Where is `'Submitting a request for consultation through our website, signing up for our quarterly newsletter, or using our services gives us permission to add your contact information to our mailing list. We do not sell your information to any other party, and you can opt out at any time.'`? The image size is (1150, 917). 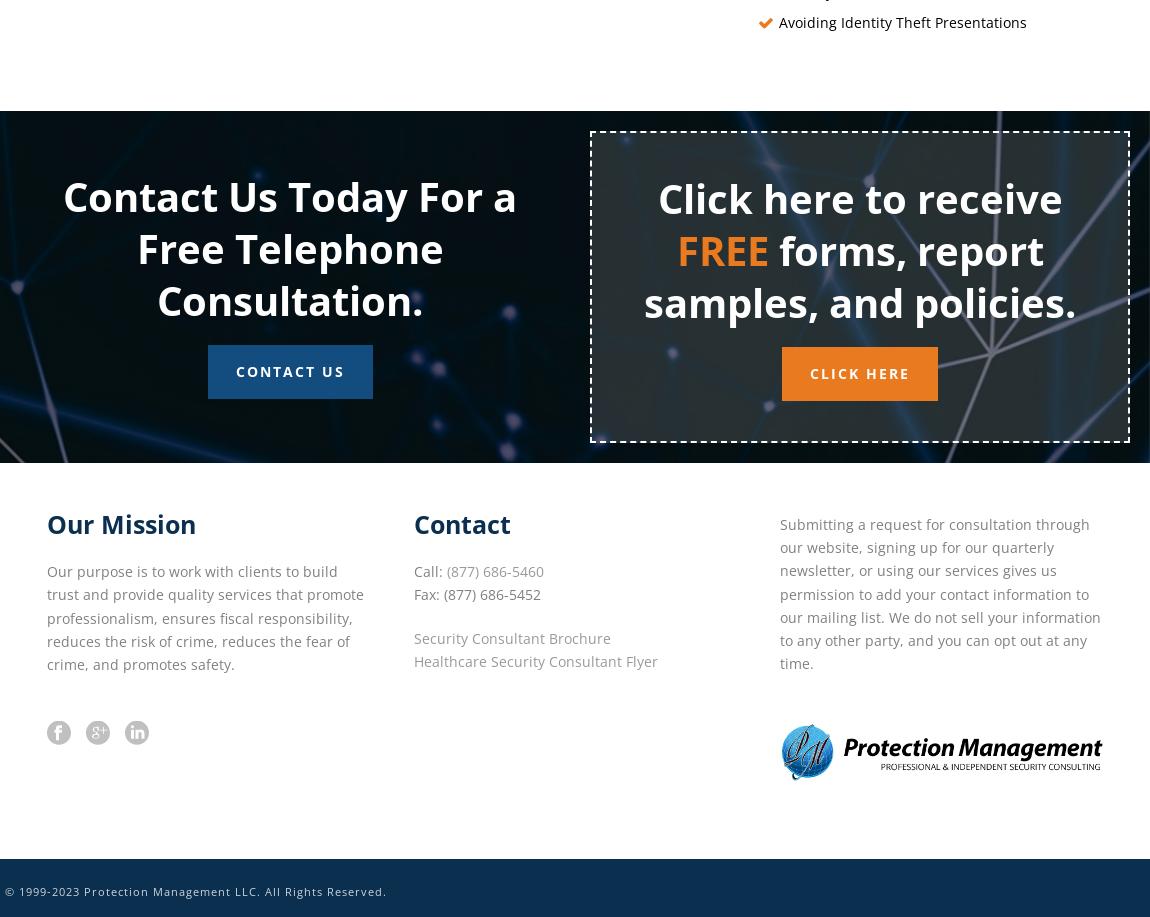 'Submitting a request for consultation through our website, signing up for our quarterly newsletter, or using our services gives us permission to add your contact information to our mailing list. We do not sell your information to any other party, and you can opt out at any time.' is located at coordinates (940, 592).